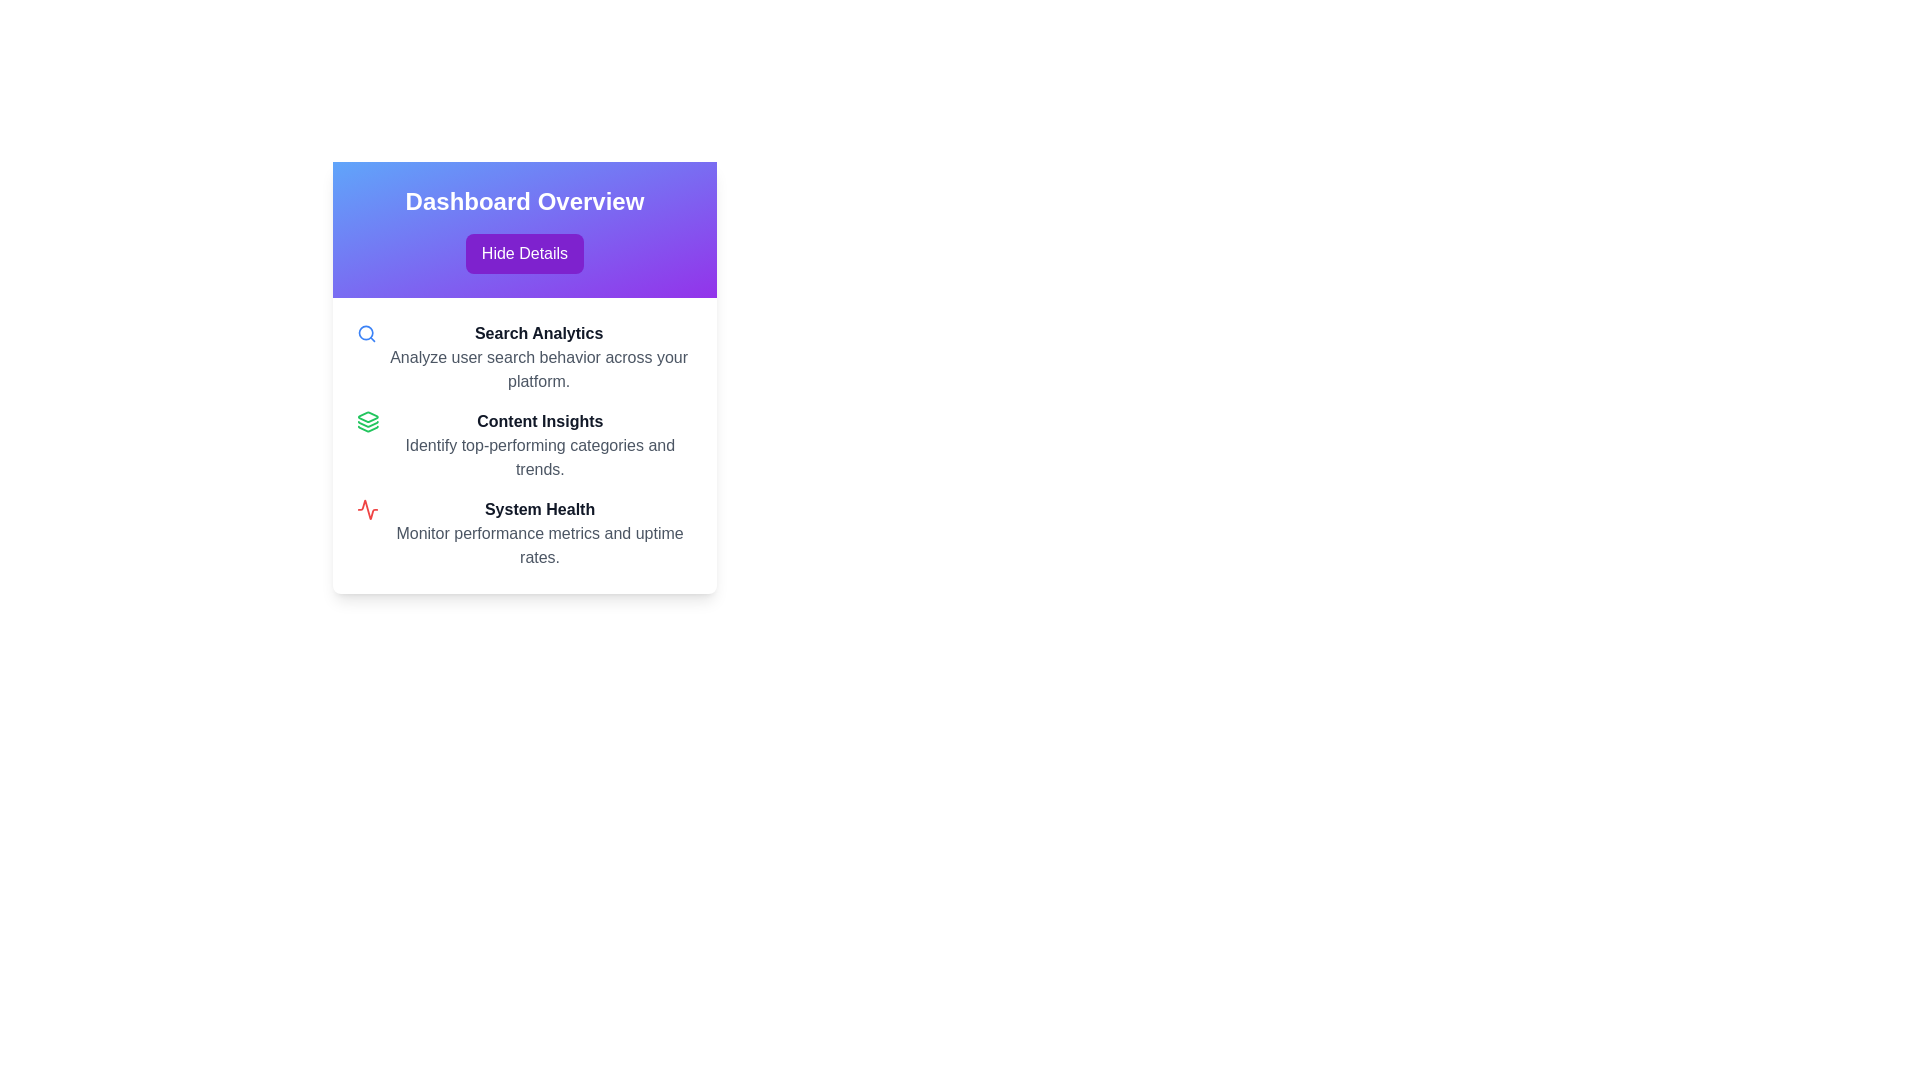 This screenshot has width=1920, height=1080. I want to click on the Text block that provides the informational heading 'Content Insights' and the subtitle 'Identify top-performing categories and trends', located centrally in the content area of the dashboard, between 'Search Analytics' and 'System Health', so click(540, 445).